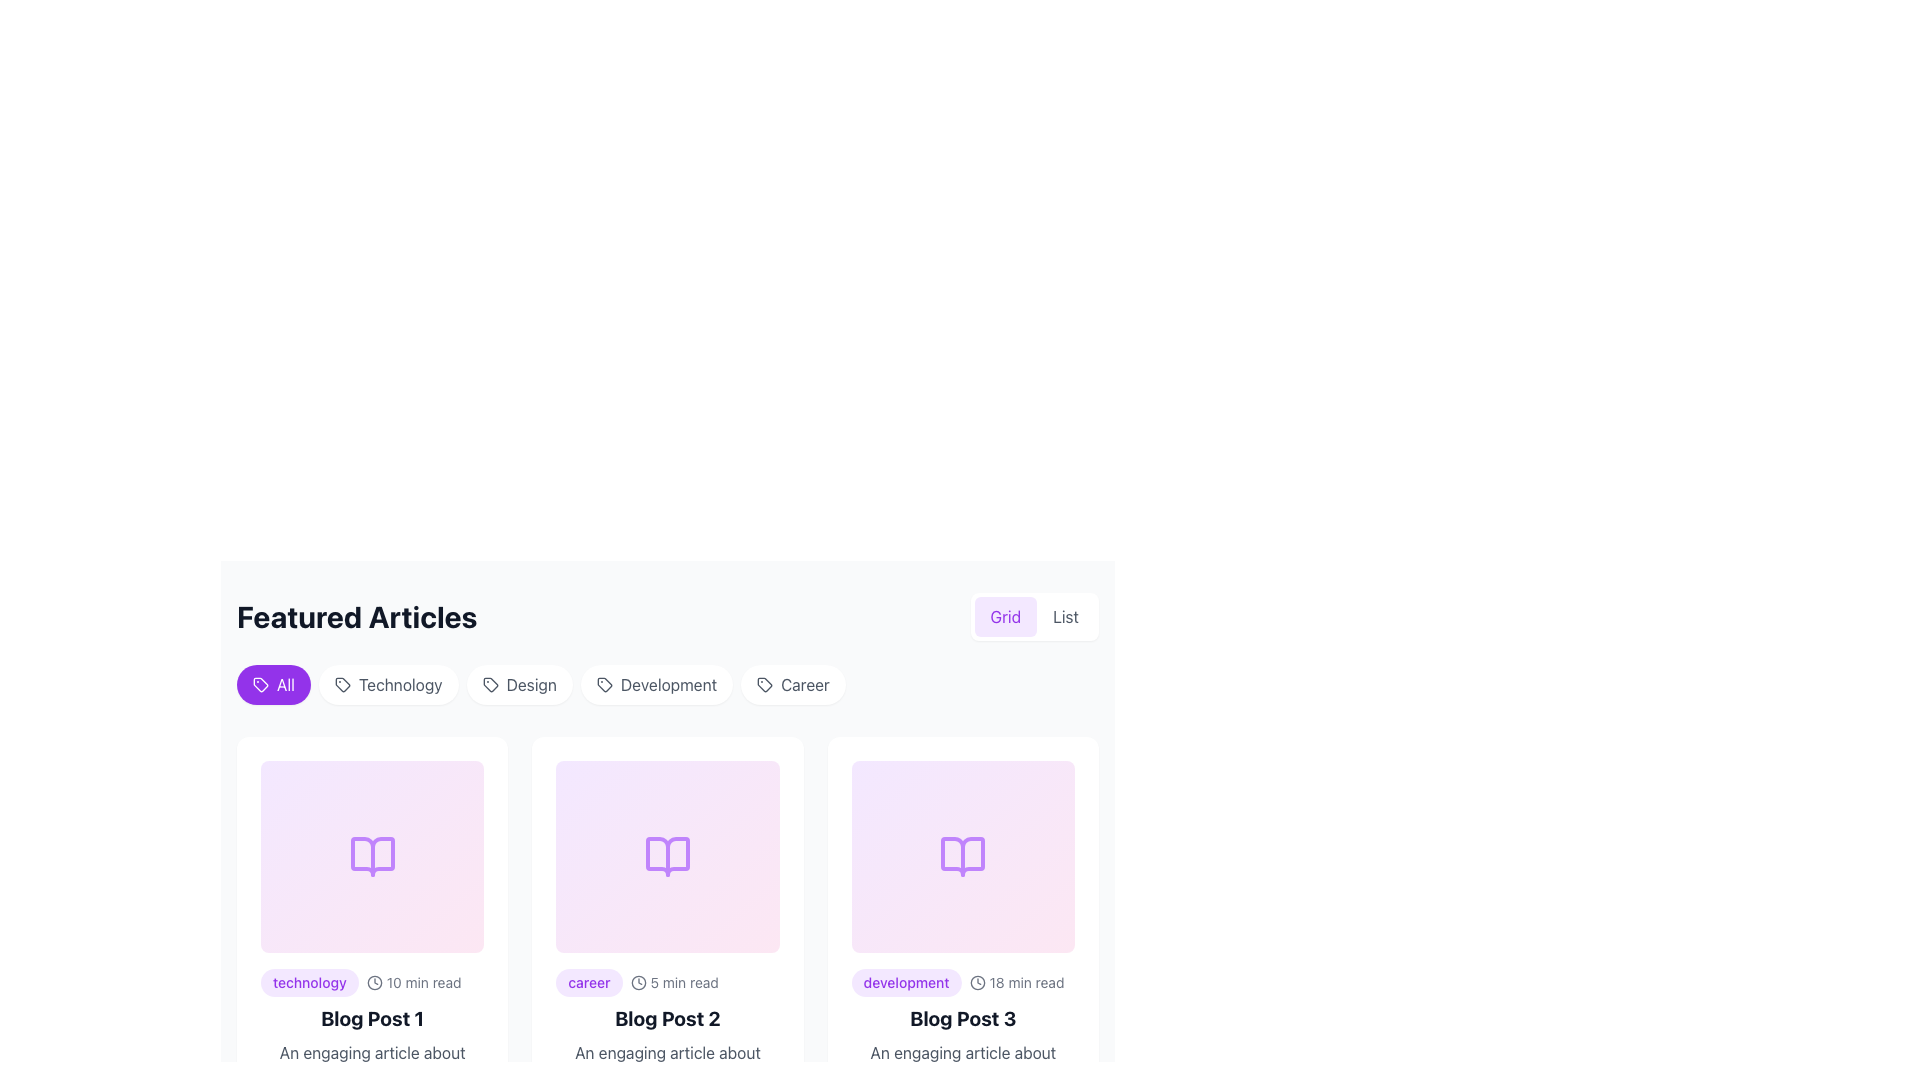  Describe the element at coordinates (342, 684) in the screenshot. I see `the tag-shaped icon with a circular cutout, which is the second icon in the horizontal list of selectable topics` at that location.